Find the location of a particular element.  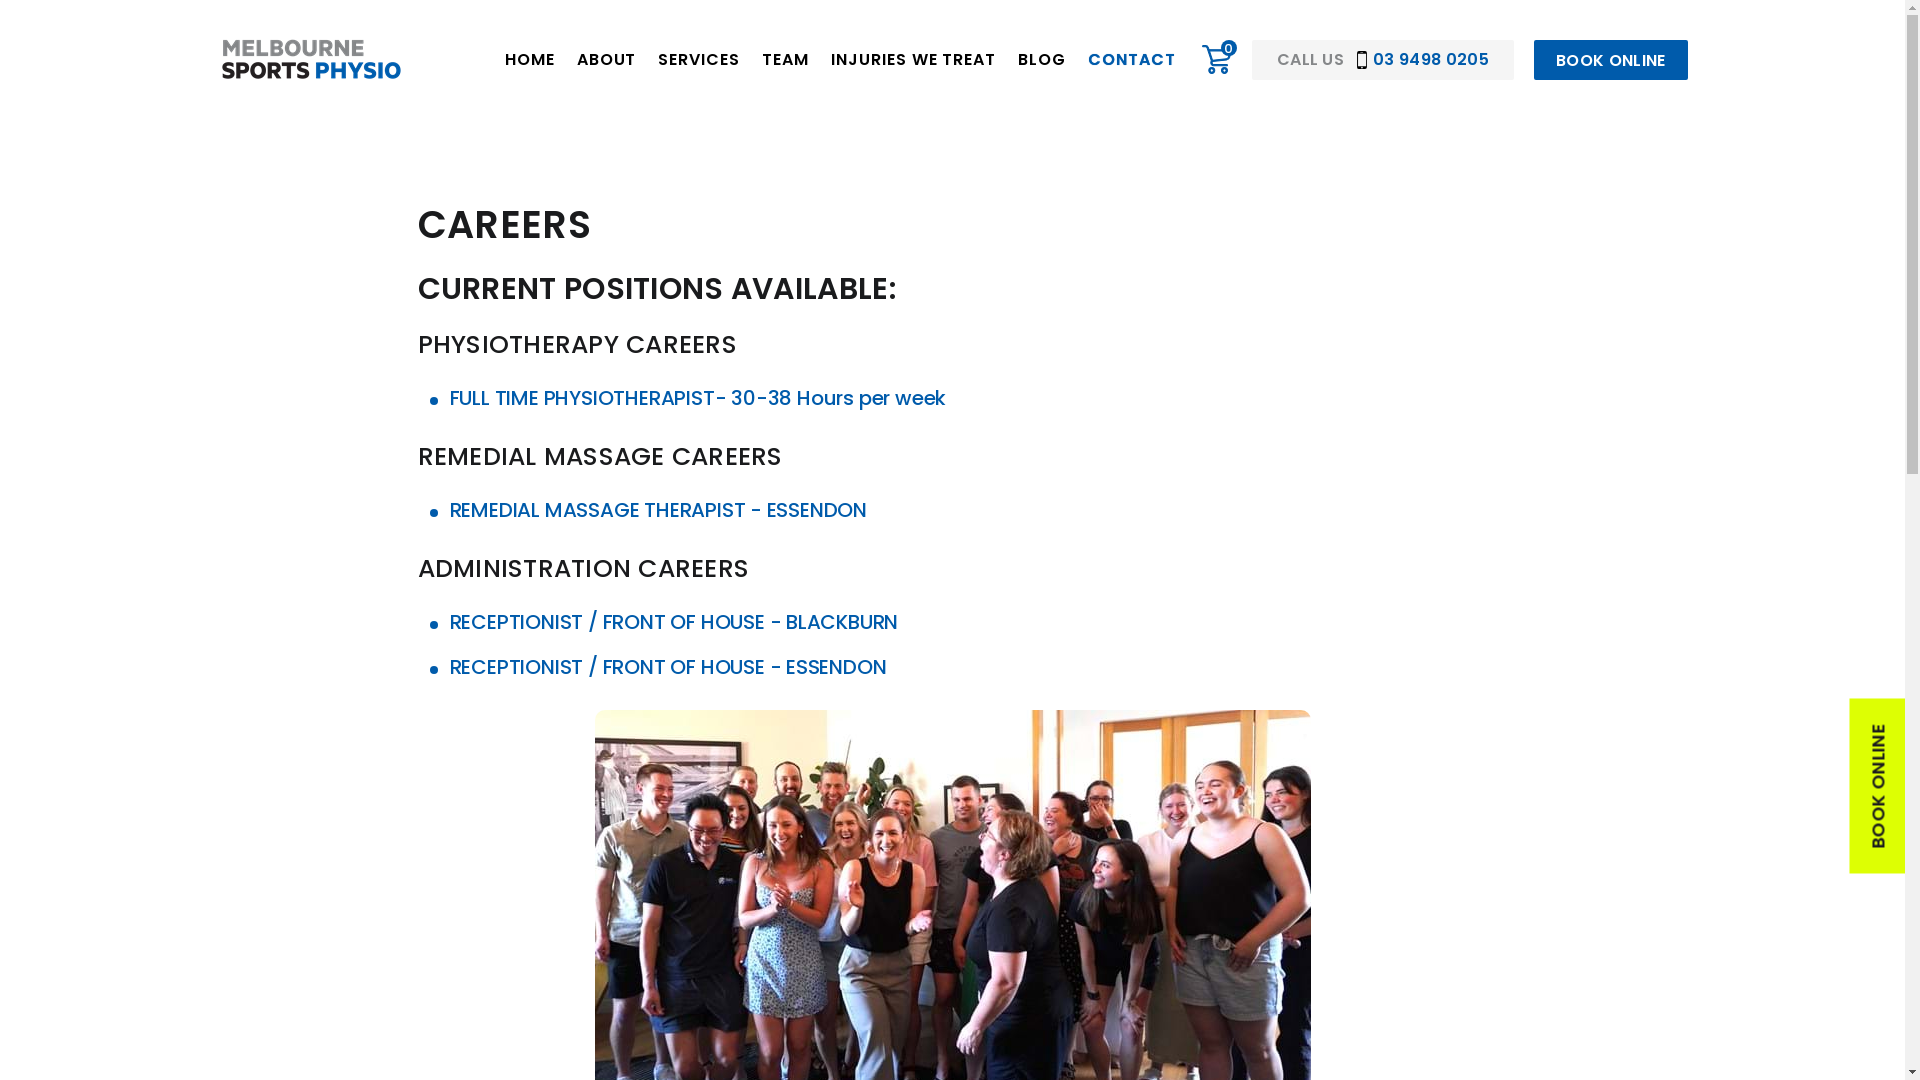

'CONTACT' is located at coordinates (1132, 59).